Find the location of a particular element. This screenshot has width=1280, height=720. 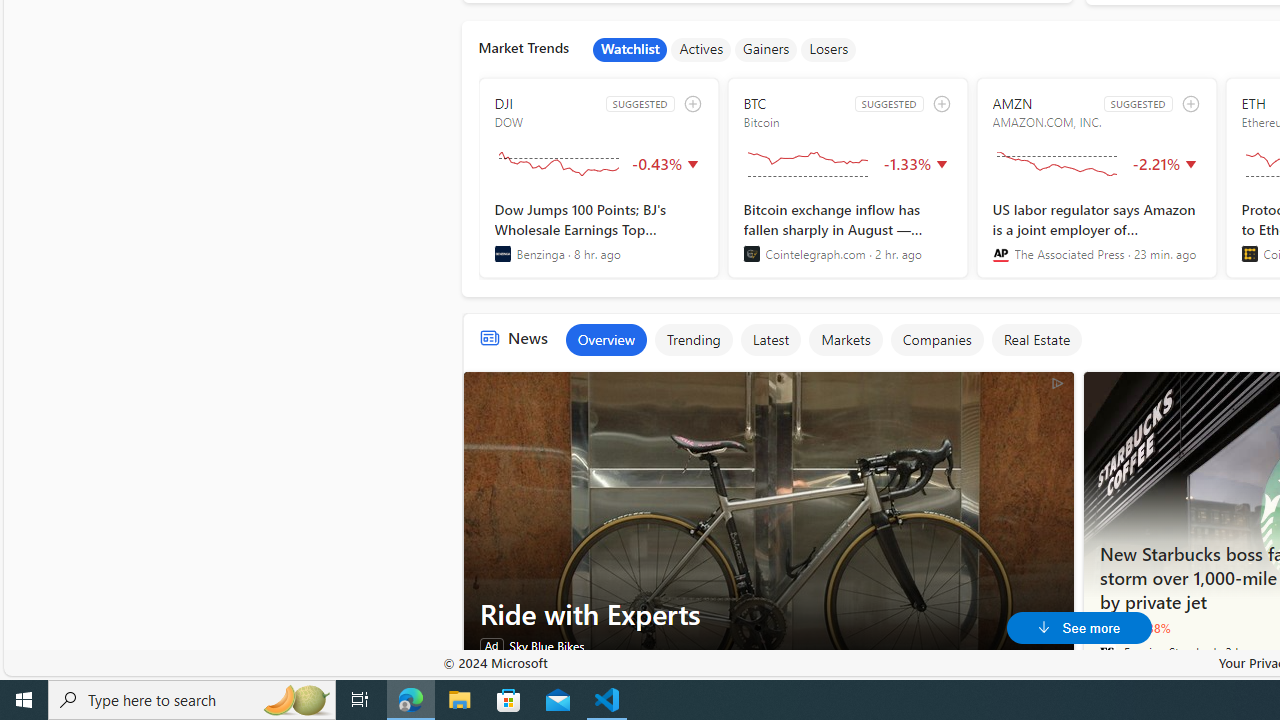

'Evening Standard' is located at coordinates (1106, 651).